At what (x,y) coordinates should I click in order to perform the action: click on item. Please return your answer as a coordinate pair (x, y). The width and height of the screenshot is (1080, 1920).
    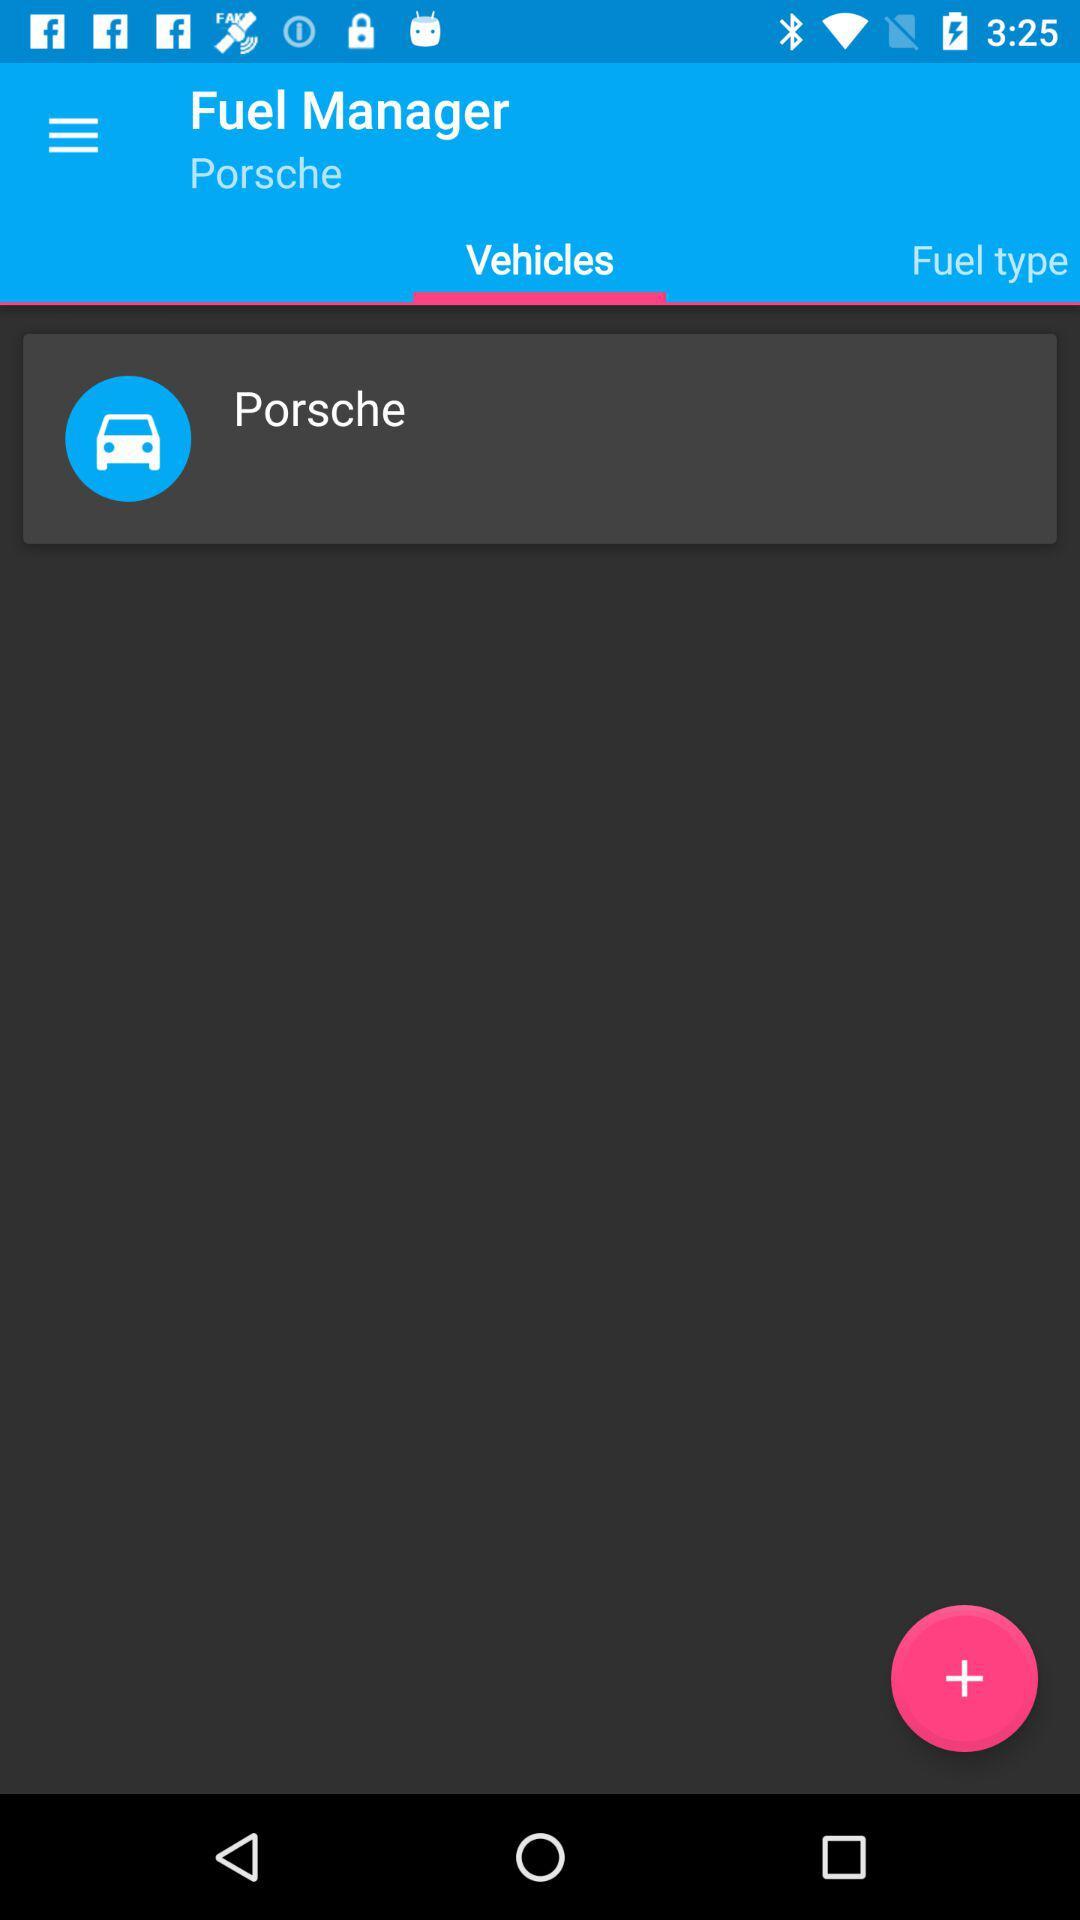
    Looking at the image, I should click on (963, 1678).